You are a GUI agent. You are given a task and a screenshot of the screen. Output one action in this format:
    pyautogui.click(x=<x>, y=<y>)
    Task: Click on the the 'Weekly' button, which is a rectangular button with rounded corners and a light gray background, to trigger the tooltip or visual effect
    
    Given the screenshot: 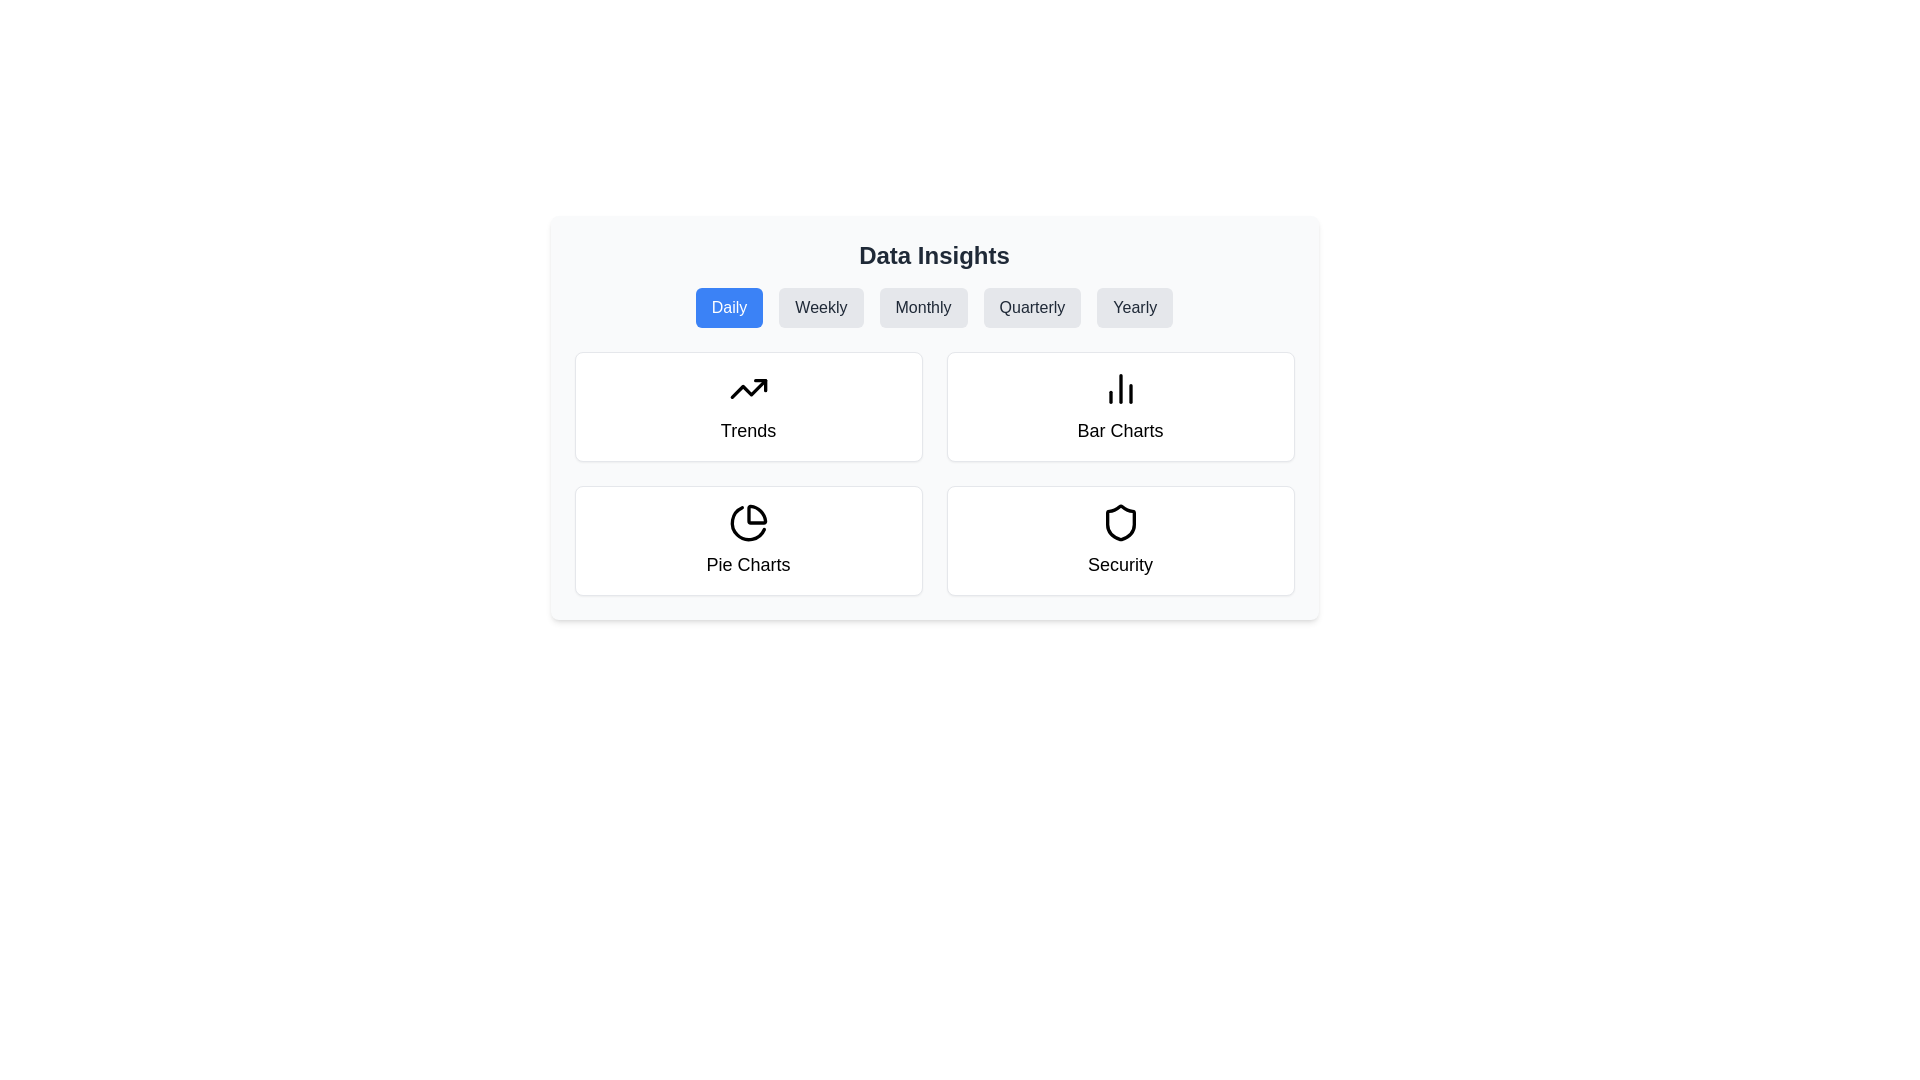 What is the action you would take?
    pyautogui.click(x=821, y=308)
    